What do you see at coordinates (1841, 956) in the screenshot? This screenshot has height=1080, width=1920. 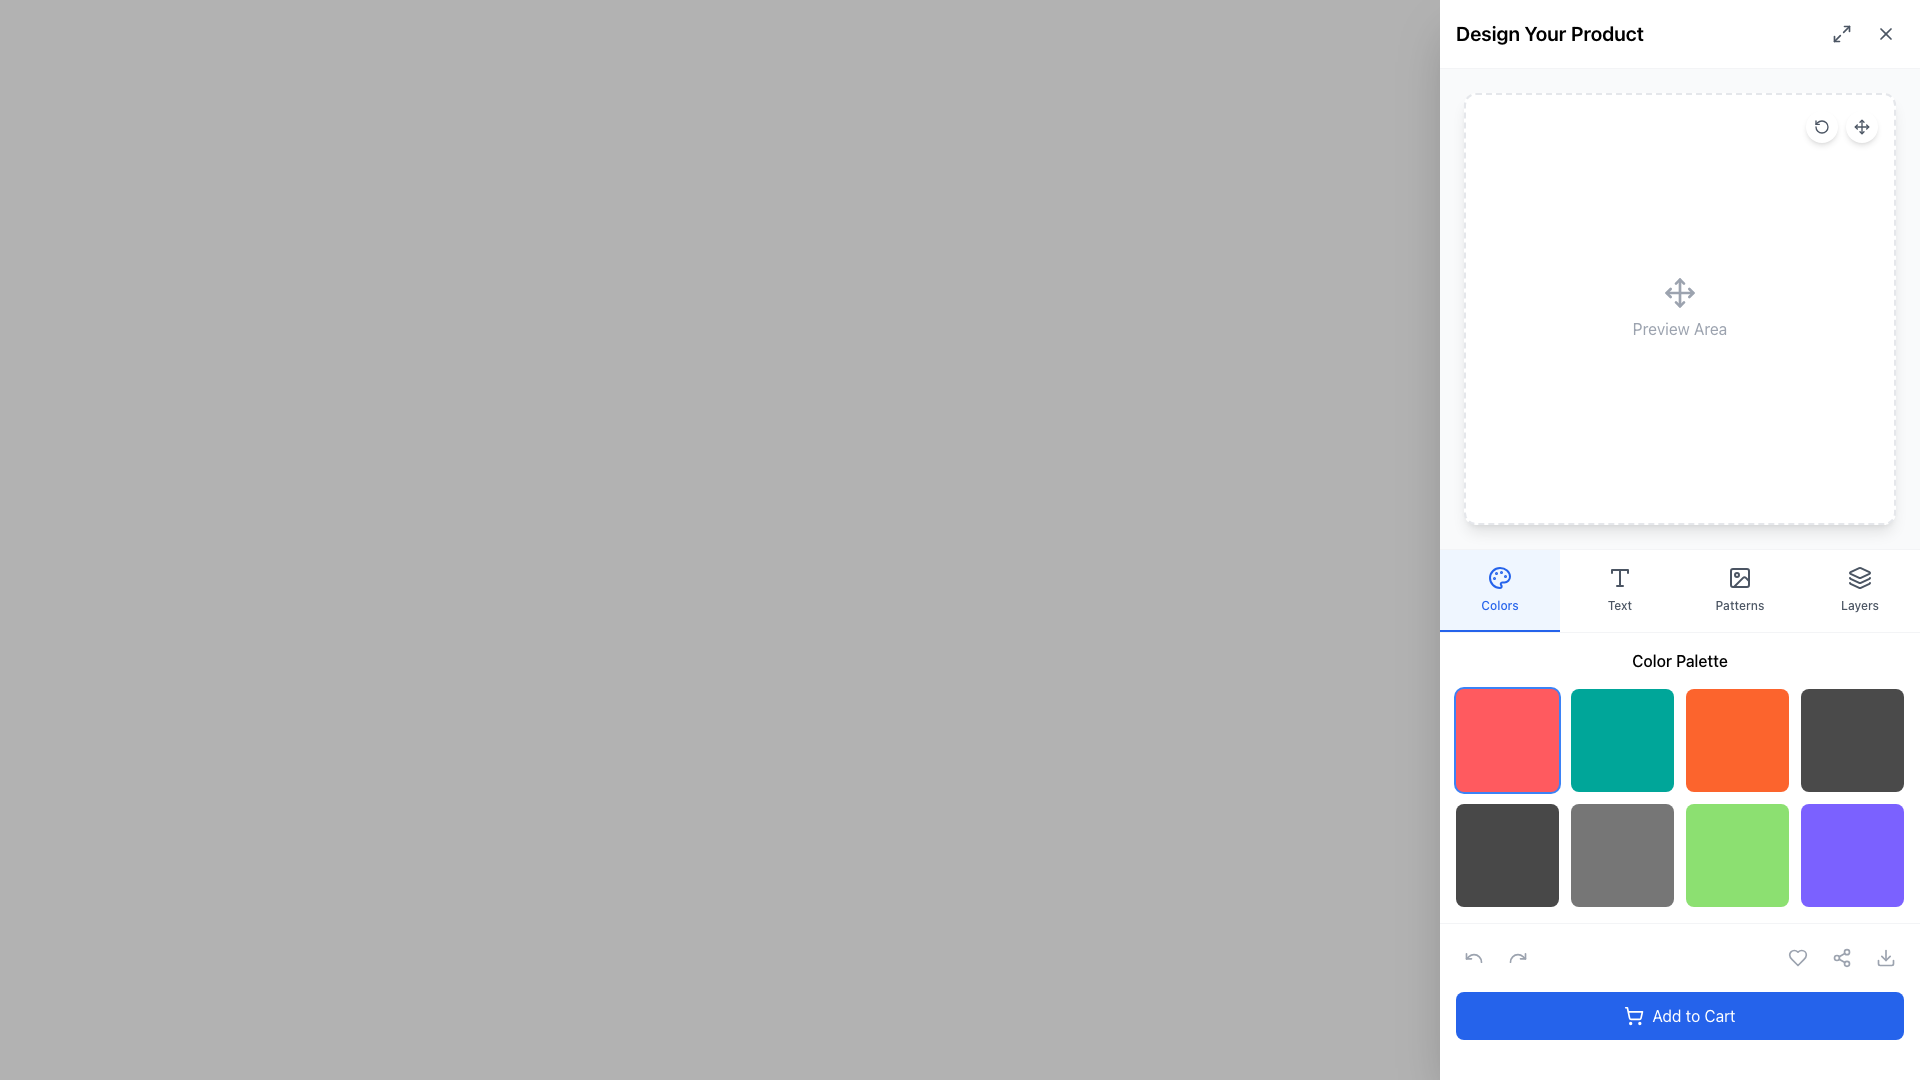 I see `the center of the sharing icon, which resembles interconnected nodes and is positioned centrally among three icons in a horizontal row below the main content area` at bounding box center [1841, 956].